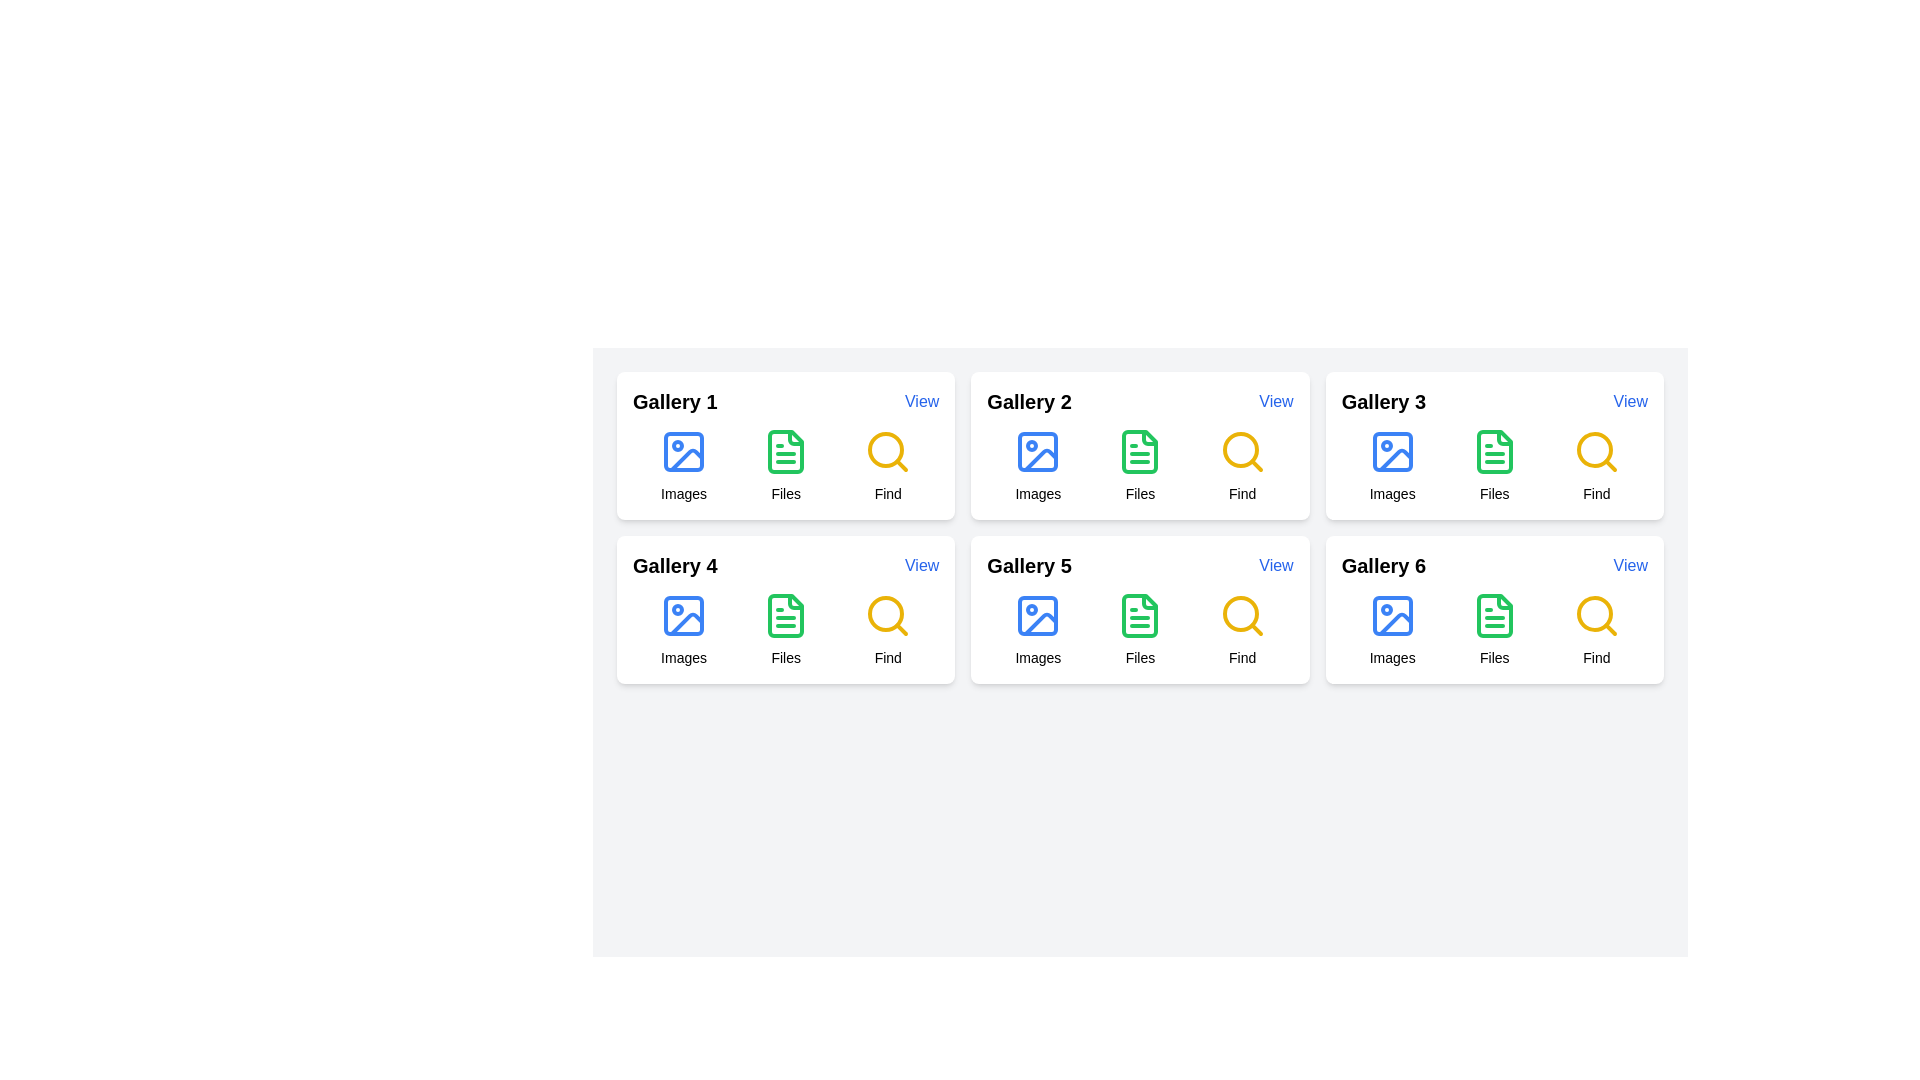  Describe the element at coordinates (1494, 451) in the screenshot. I see `the 'Files' icon located within the 'Gallery 3' card, positioned between the blue 'Images' icon and the yellow 'Find' icon` at that location.